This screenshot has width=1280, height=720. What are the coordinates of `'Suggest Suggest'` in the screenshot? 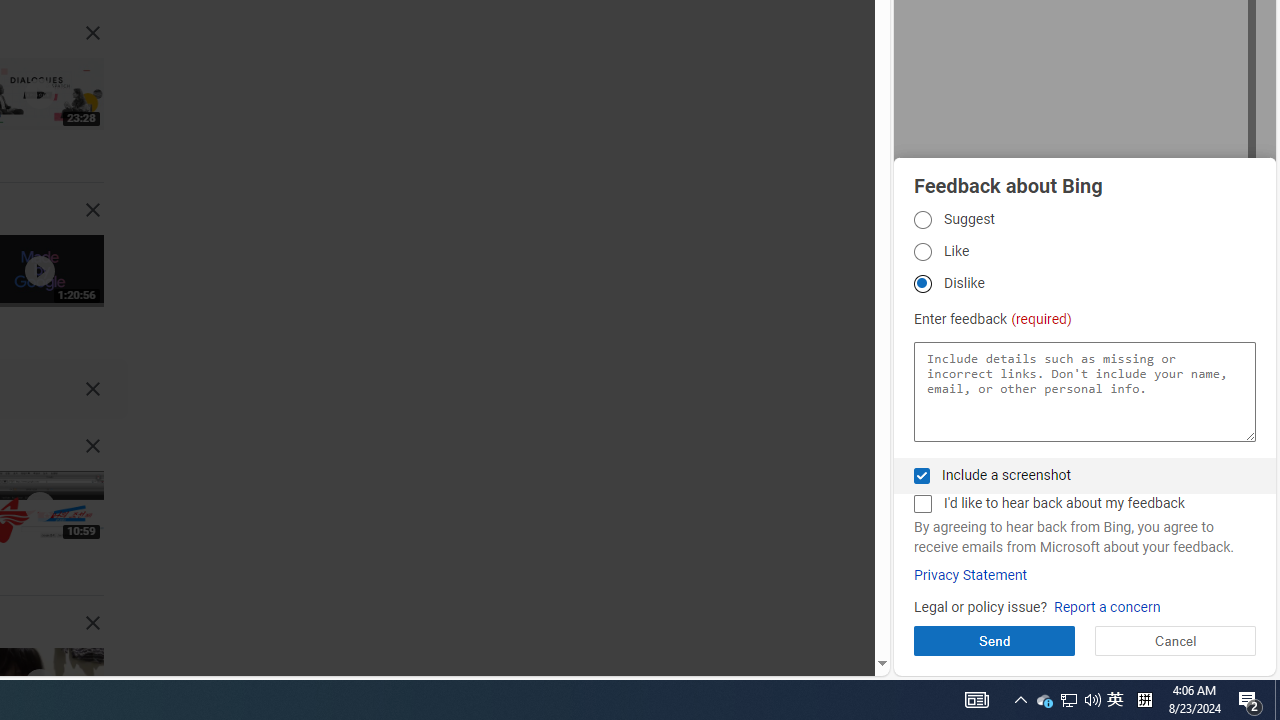 It's located at (921, 219).